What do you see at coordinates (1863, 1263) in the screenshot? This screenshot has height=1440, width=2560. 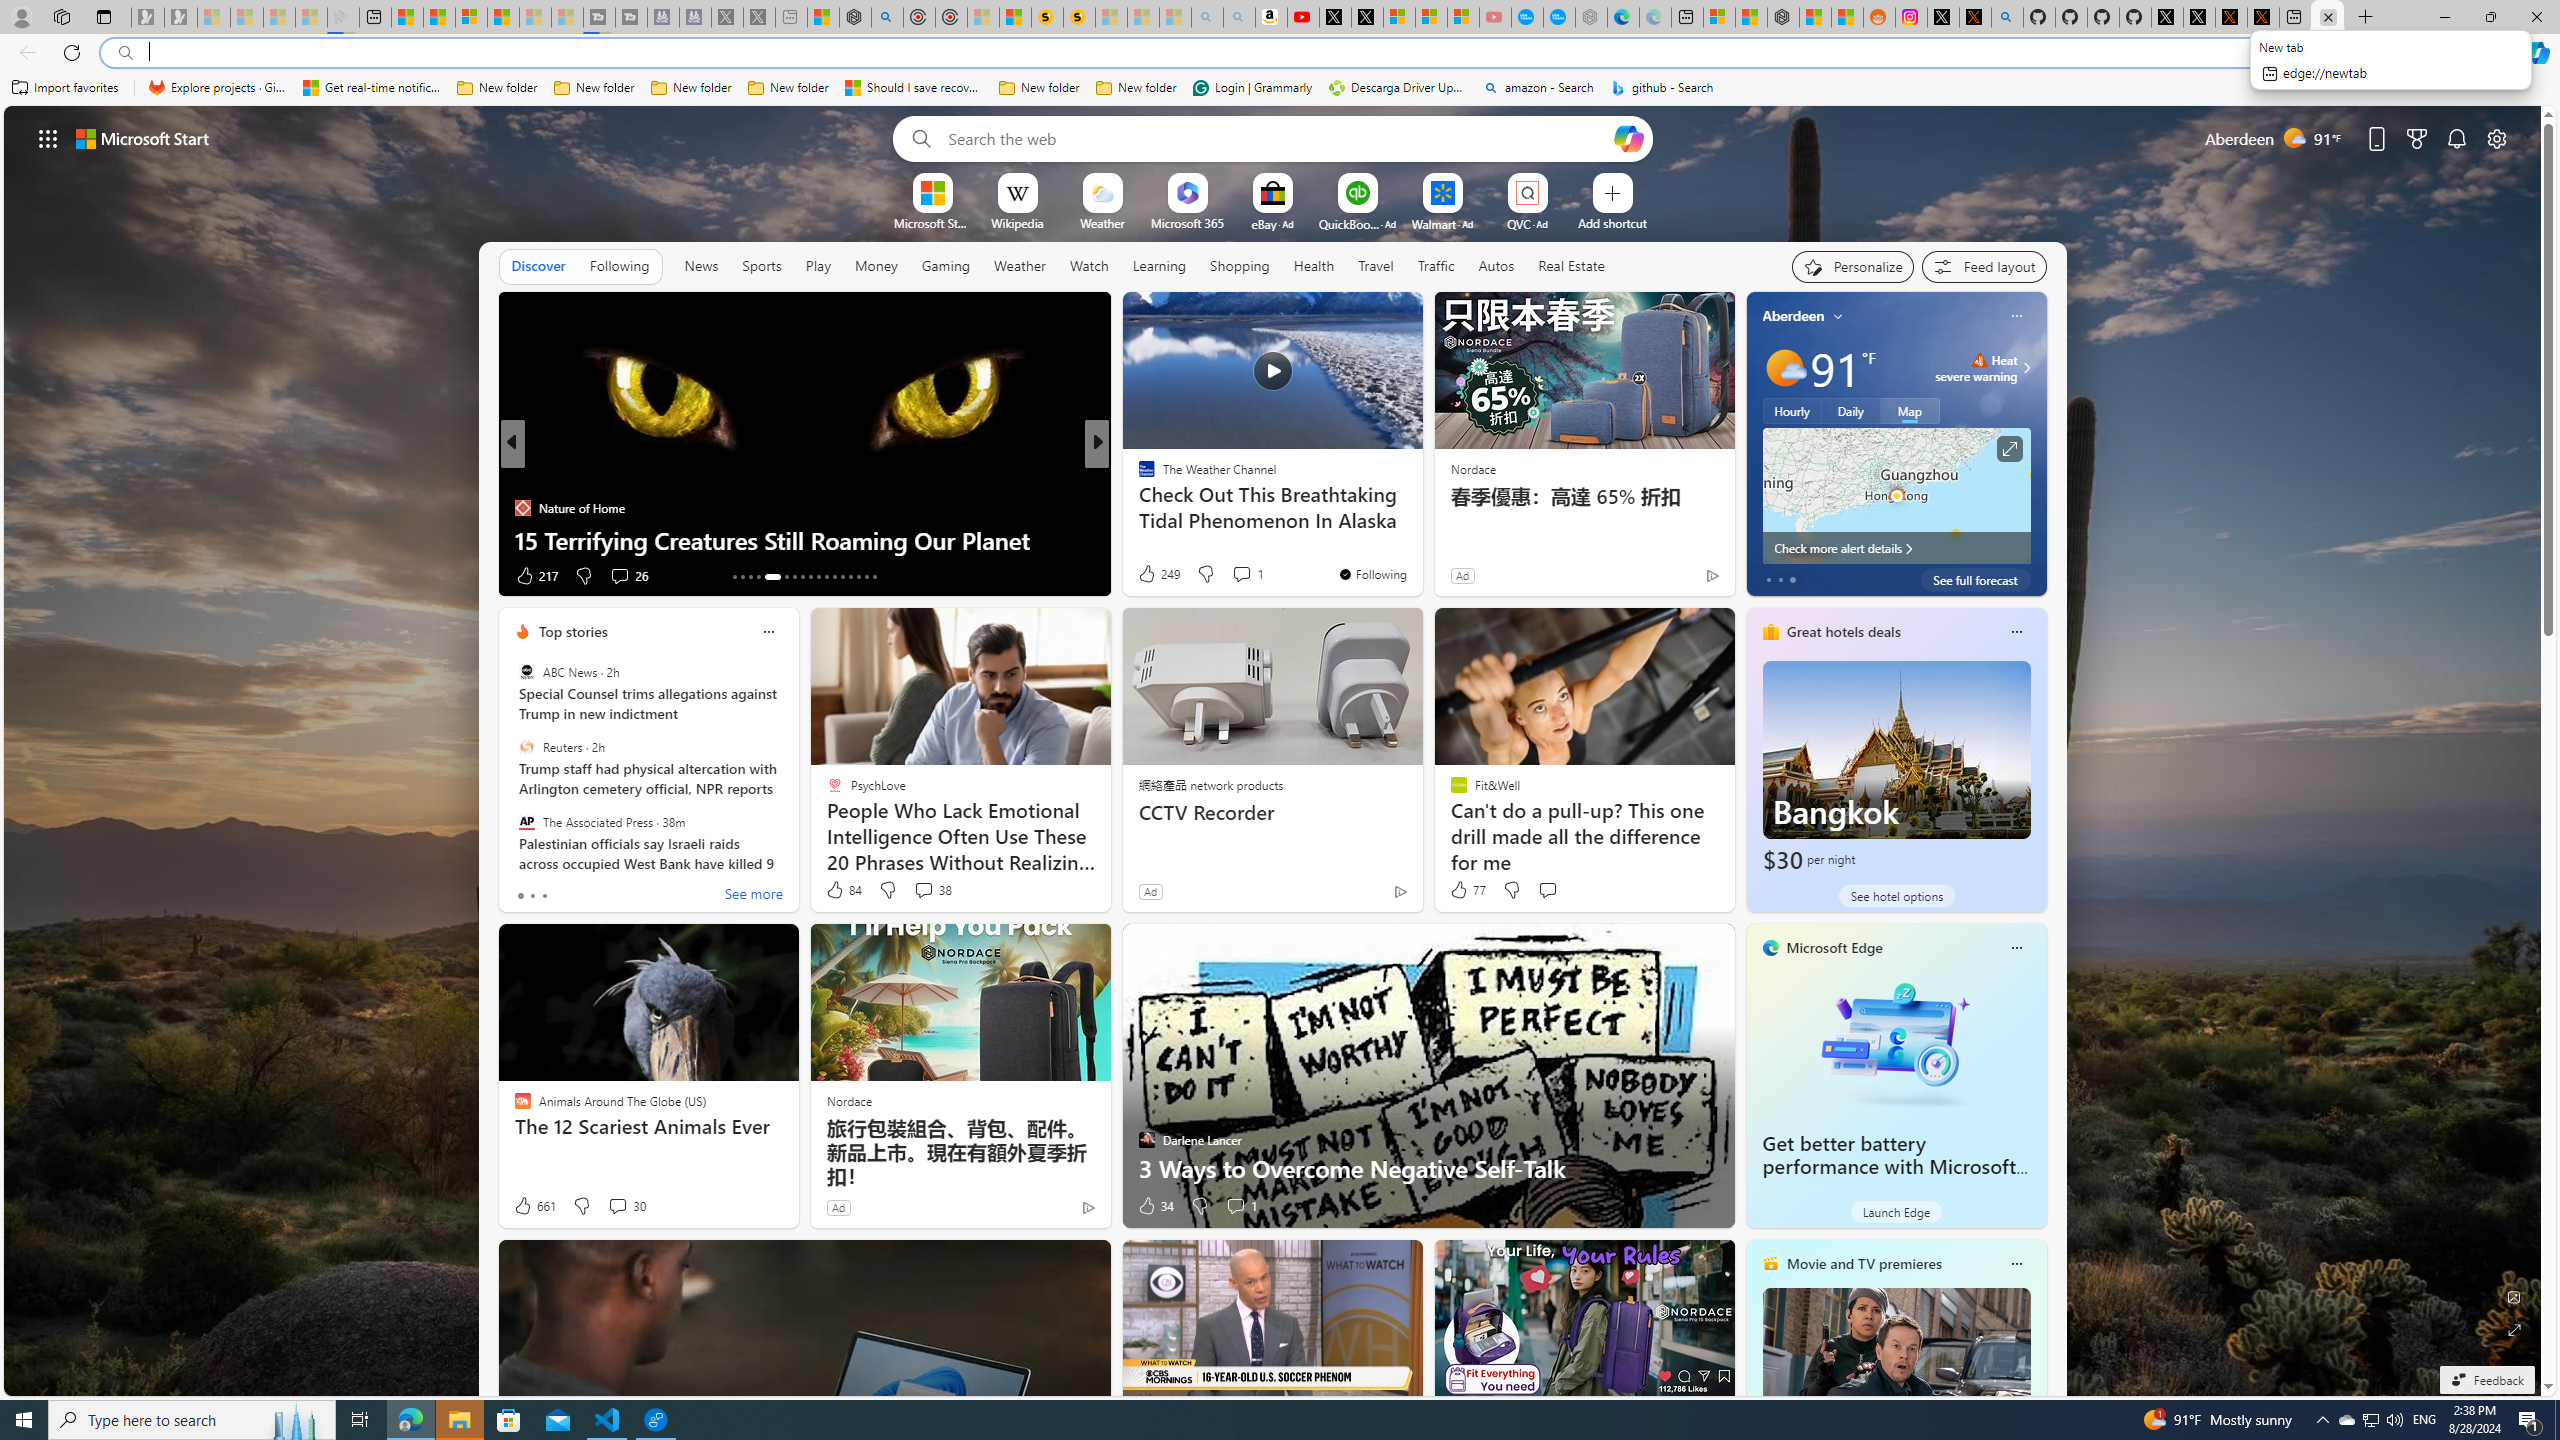 I see `'Movie and TV premieres'` at bounding box center [1863, 1263].